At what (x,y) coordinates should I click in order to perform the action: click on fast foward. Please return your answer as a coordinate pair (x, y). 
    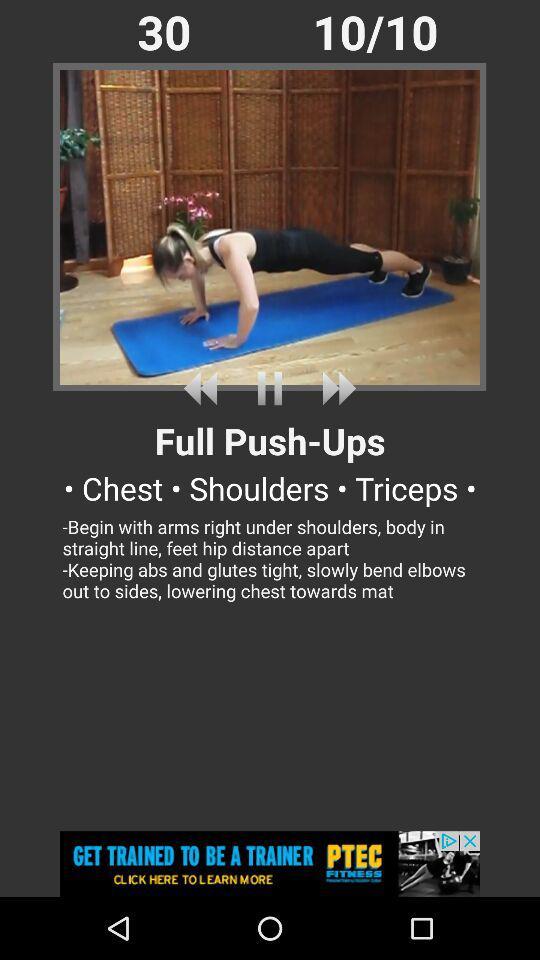
    Looking at the image, I should click on (335, 387).